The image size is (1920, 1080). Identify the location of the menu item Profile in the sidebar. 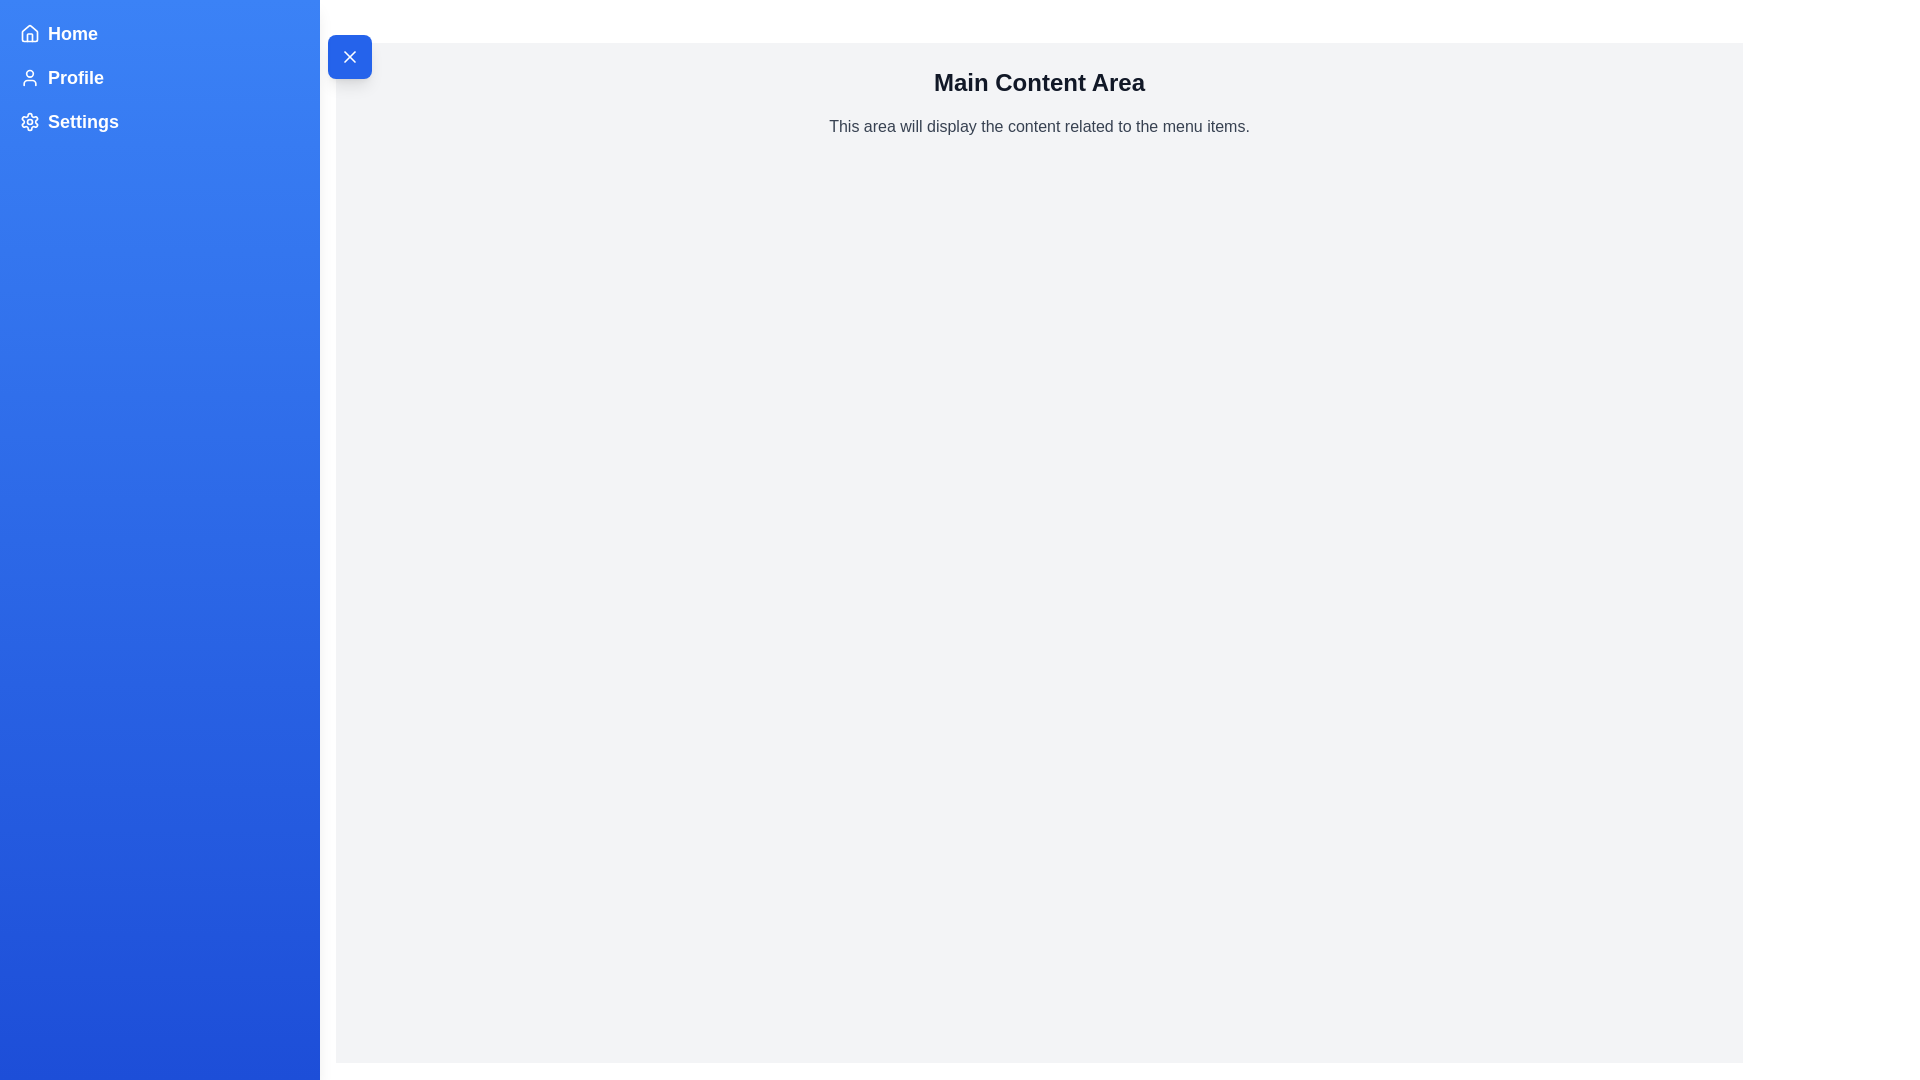
(158, 76).